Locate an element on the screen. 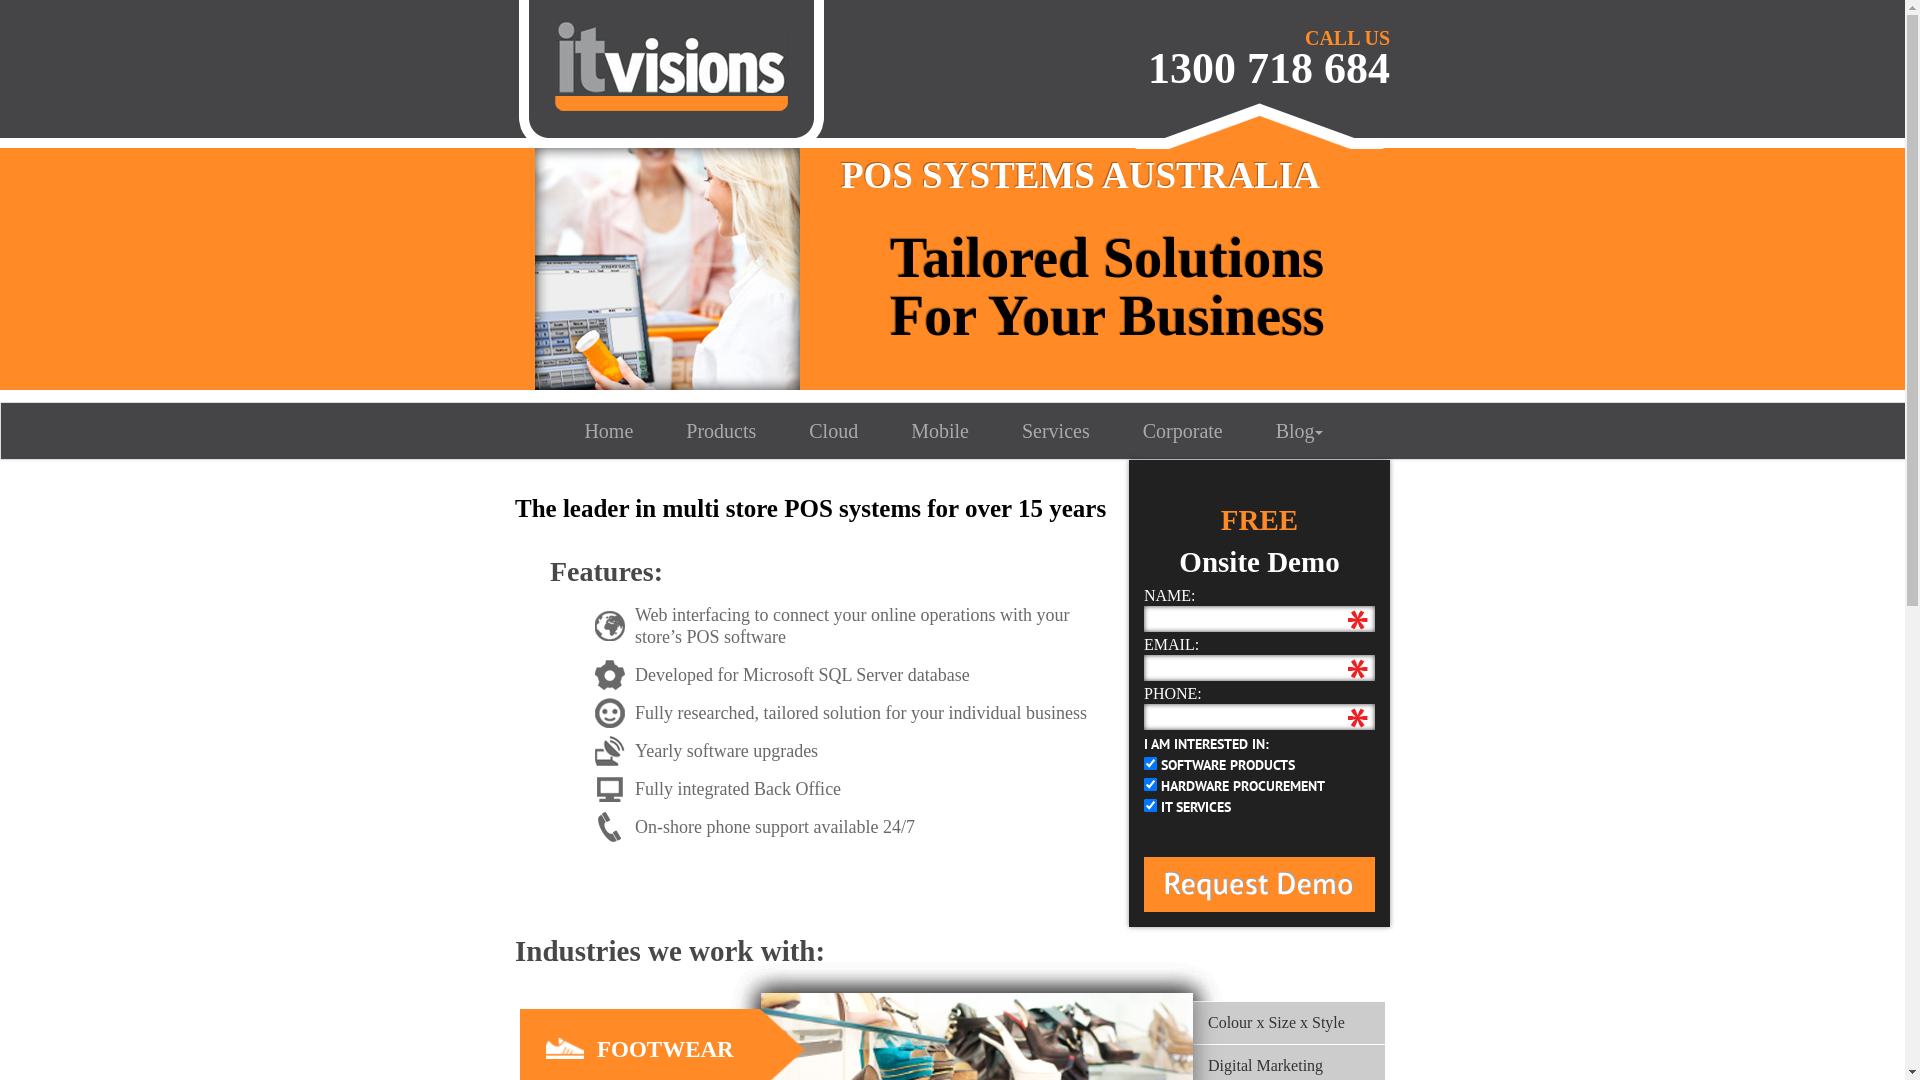 This screenshot has height=1080, width=1920. 'Cloud' is located at coordinates (833, 430).